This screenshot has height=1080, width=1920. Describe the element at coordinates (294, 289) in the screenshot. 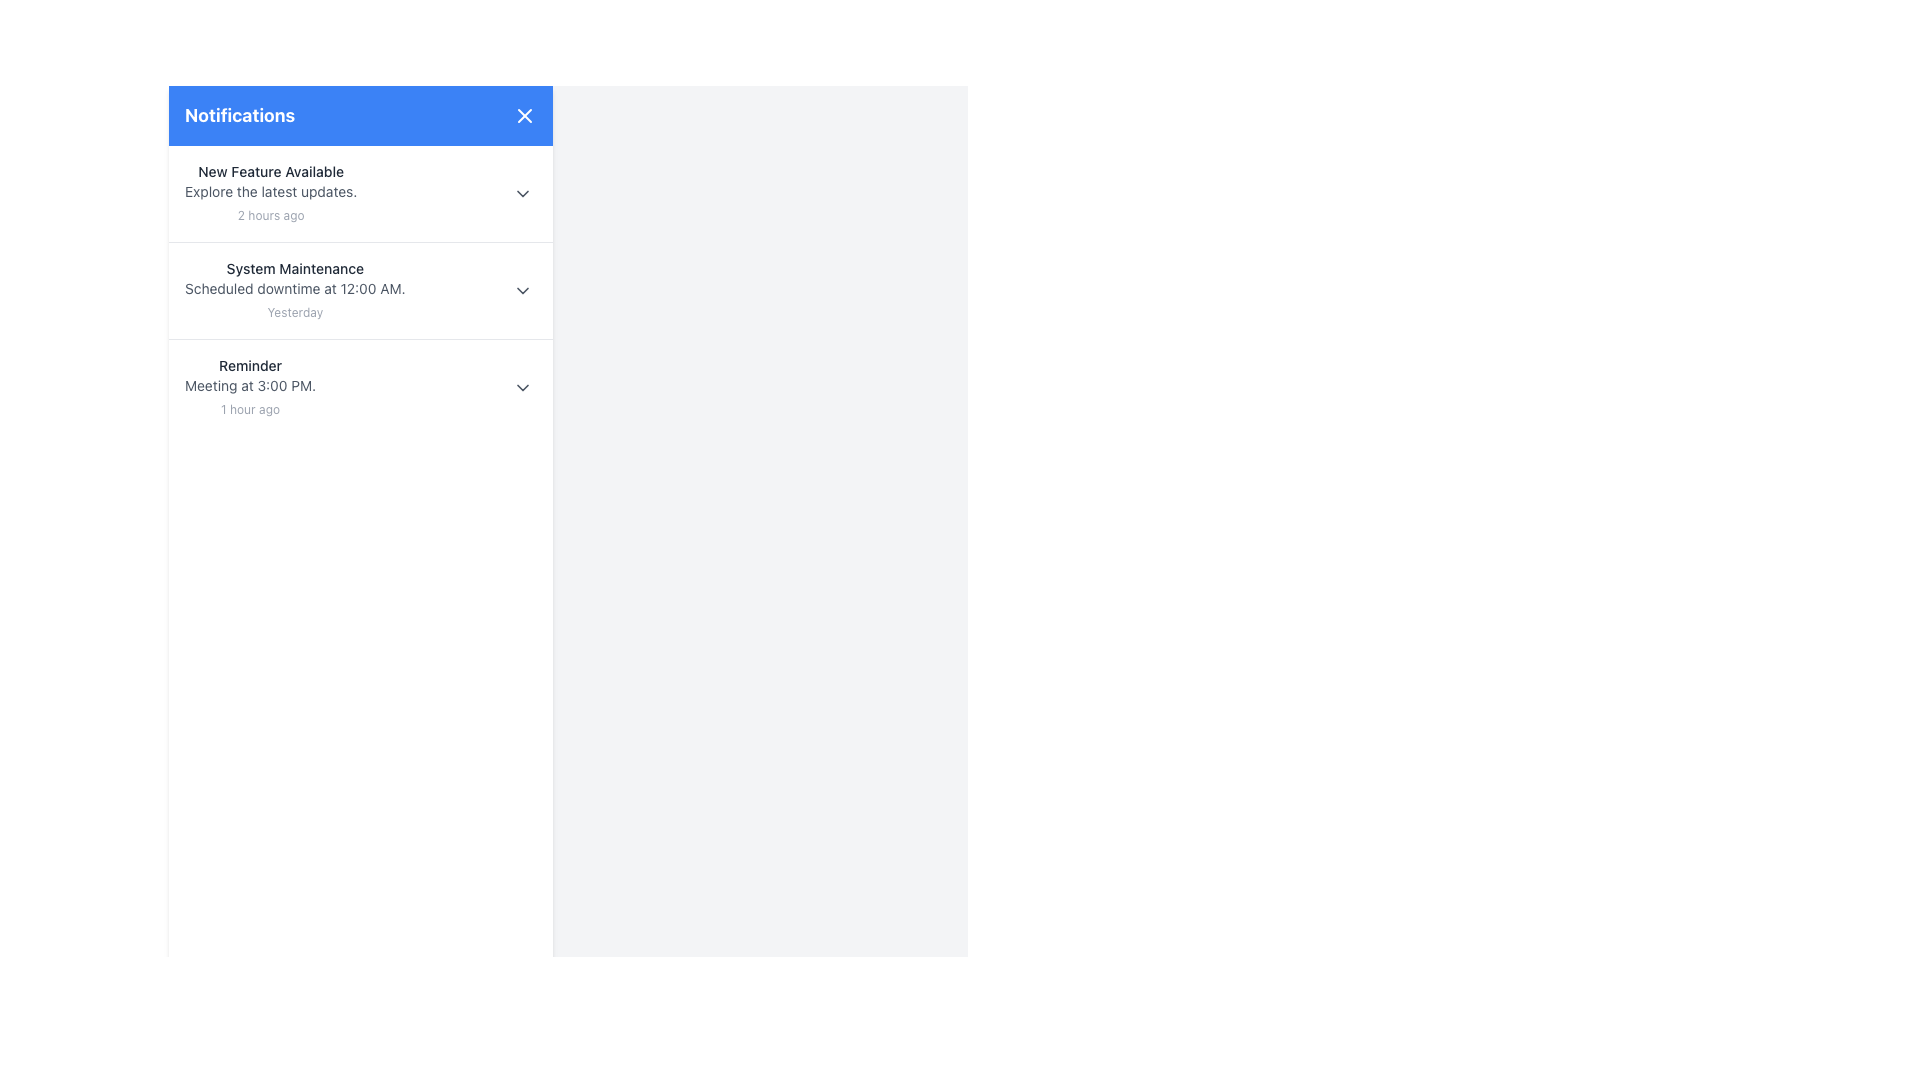

I see `the text element displaying 'Scheduled downtime at 12:00 AM'` at that location.